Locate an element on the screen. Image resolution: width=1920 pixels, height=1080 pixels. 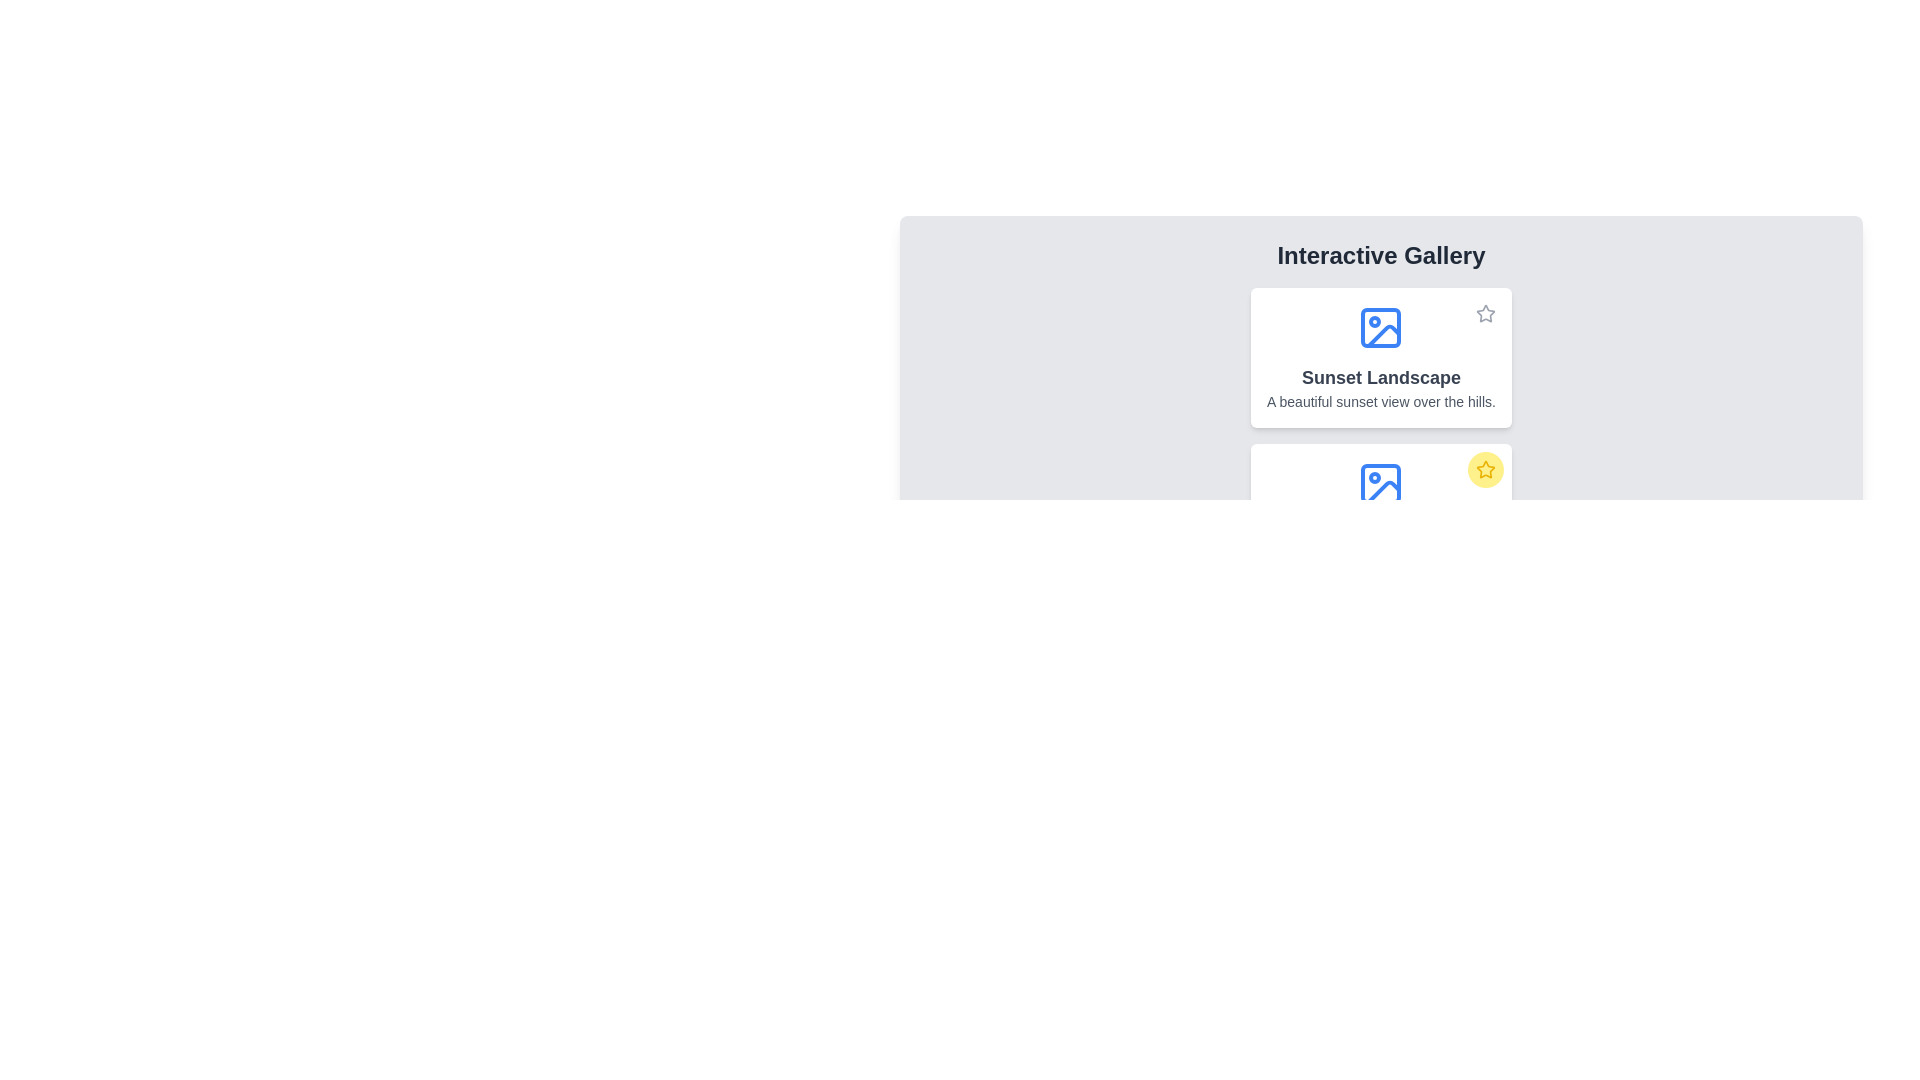
the yellow outlined star icon located in the upper-right corner of the card interface is located at coordinates (1485, 470).